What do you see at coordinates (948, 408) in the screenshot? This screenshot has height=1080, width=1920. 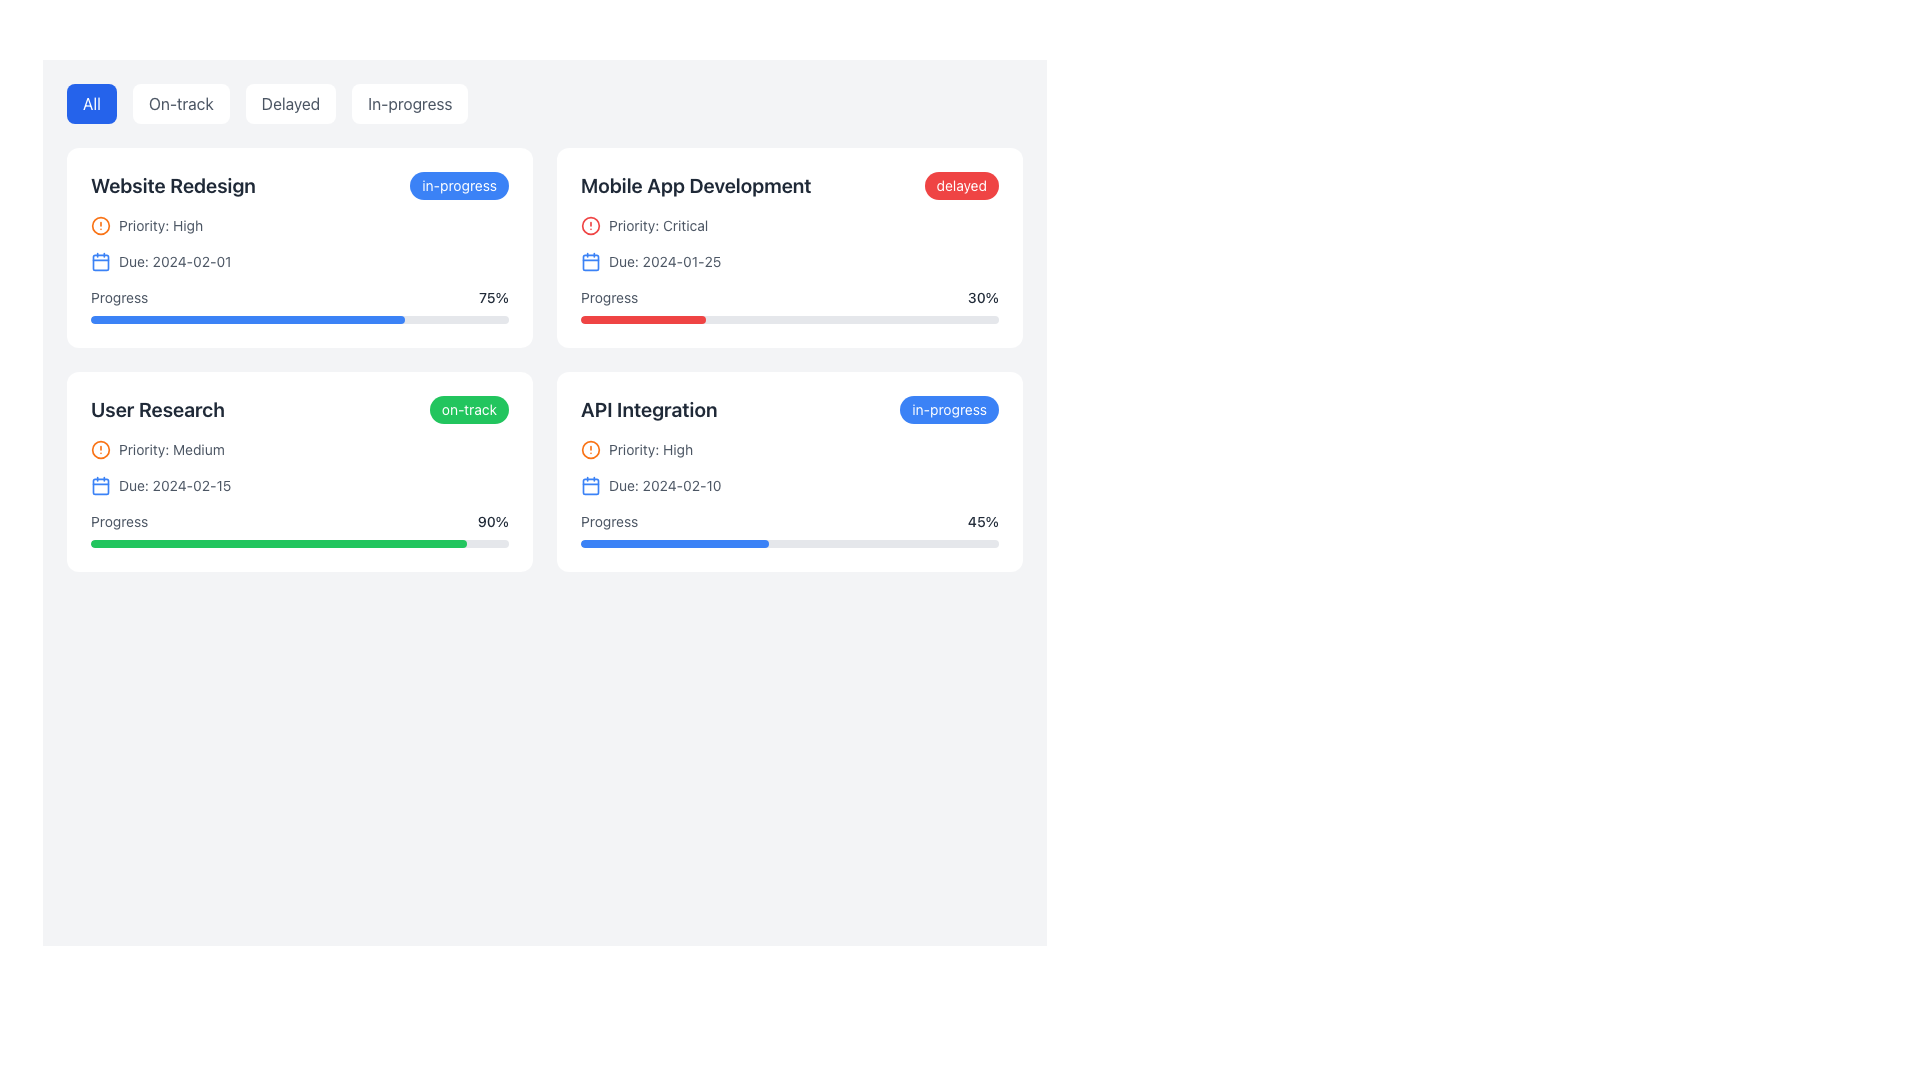 I see `the status label indicating the progress of the 'API Integration' task` at bounding box center [948, 408].